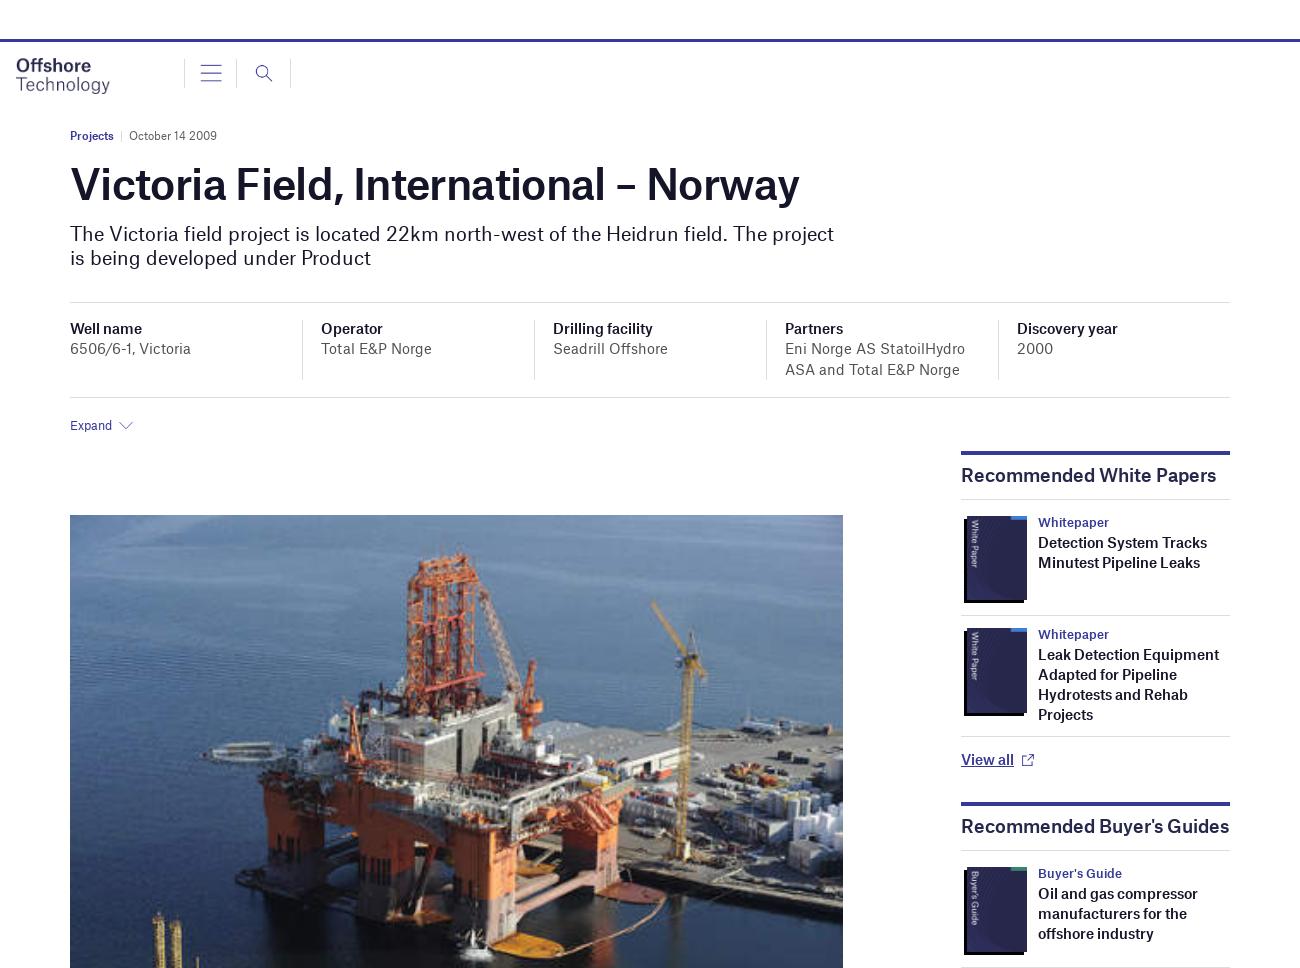 The image size is (1300, 968). I want to click on 'News', so click(30, 20).